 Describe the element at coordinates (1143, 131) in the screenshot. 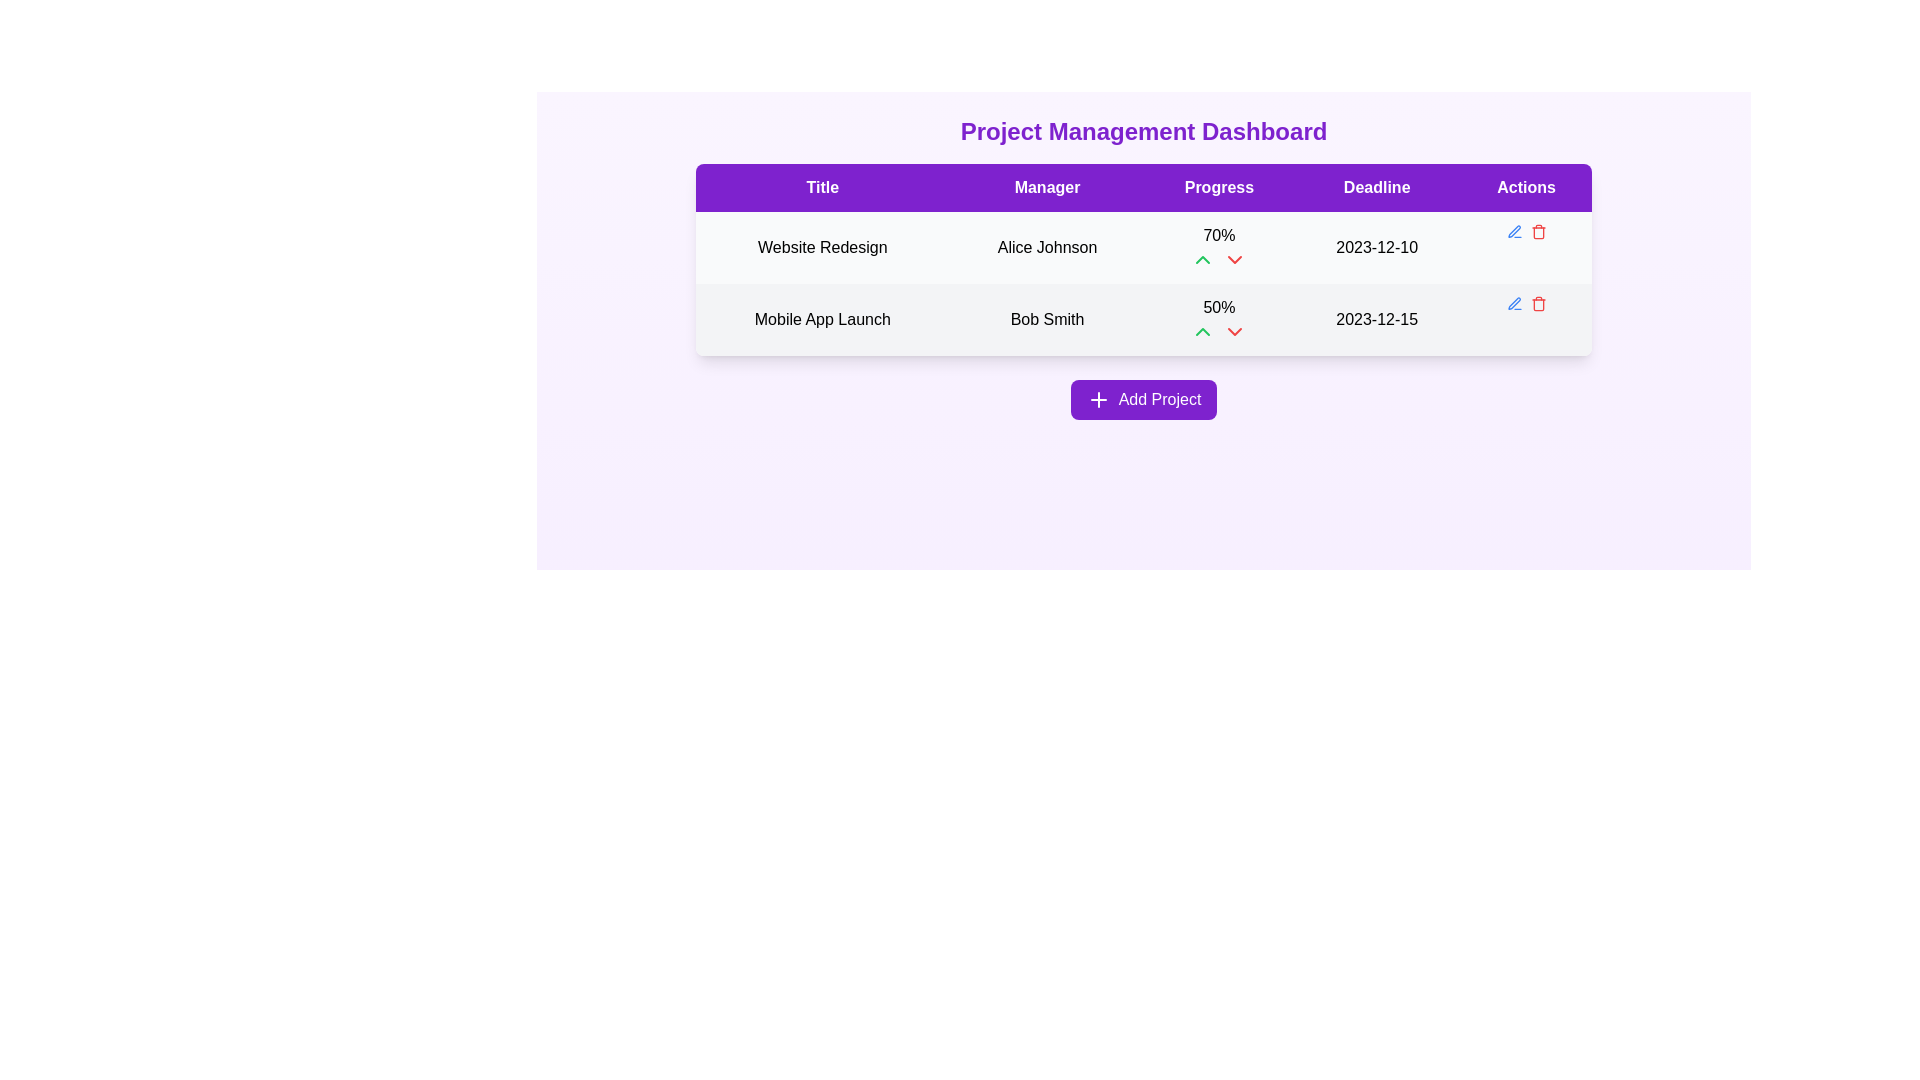

I see `the 'Project Management Dashboard' header element, which is styled with a bold, large purple font and is located at the top-center of the interface` at that location.